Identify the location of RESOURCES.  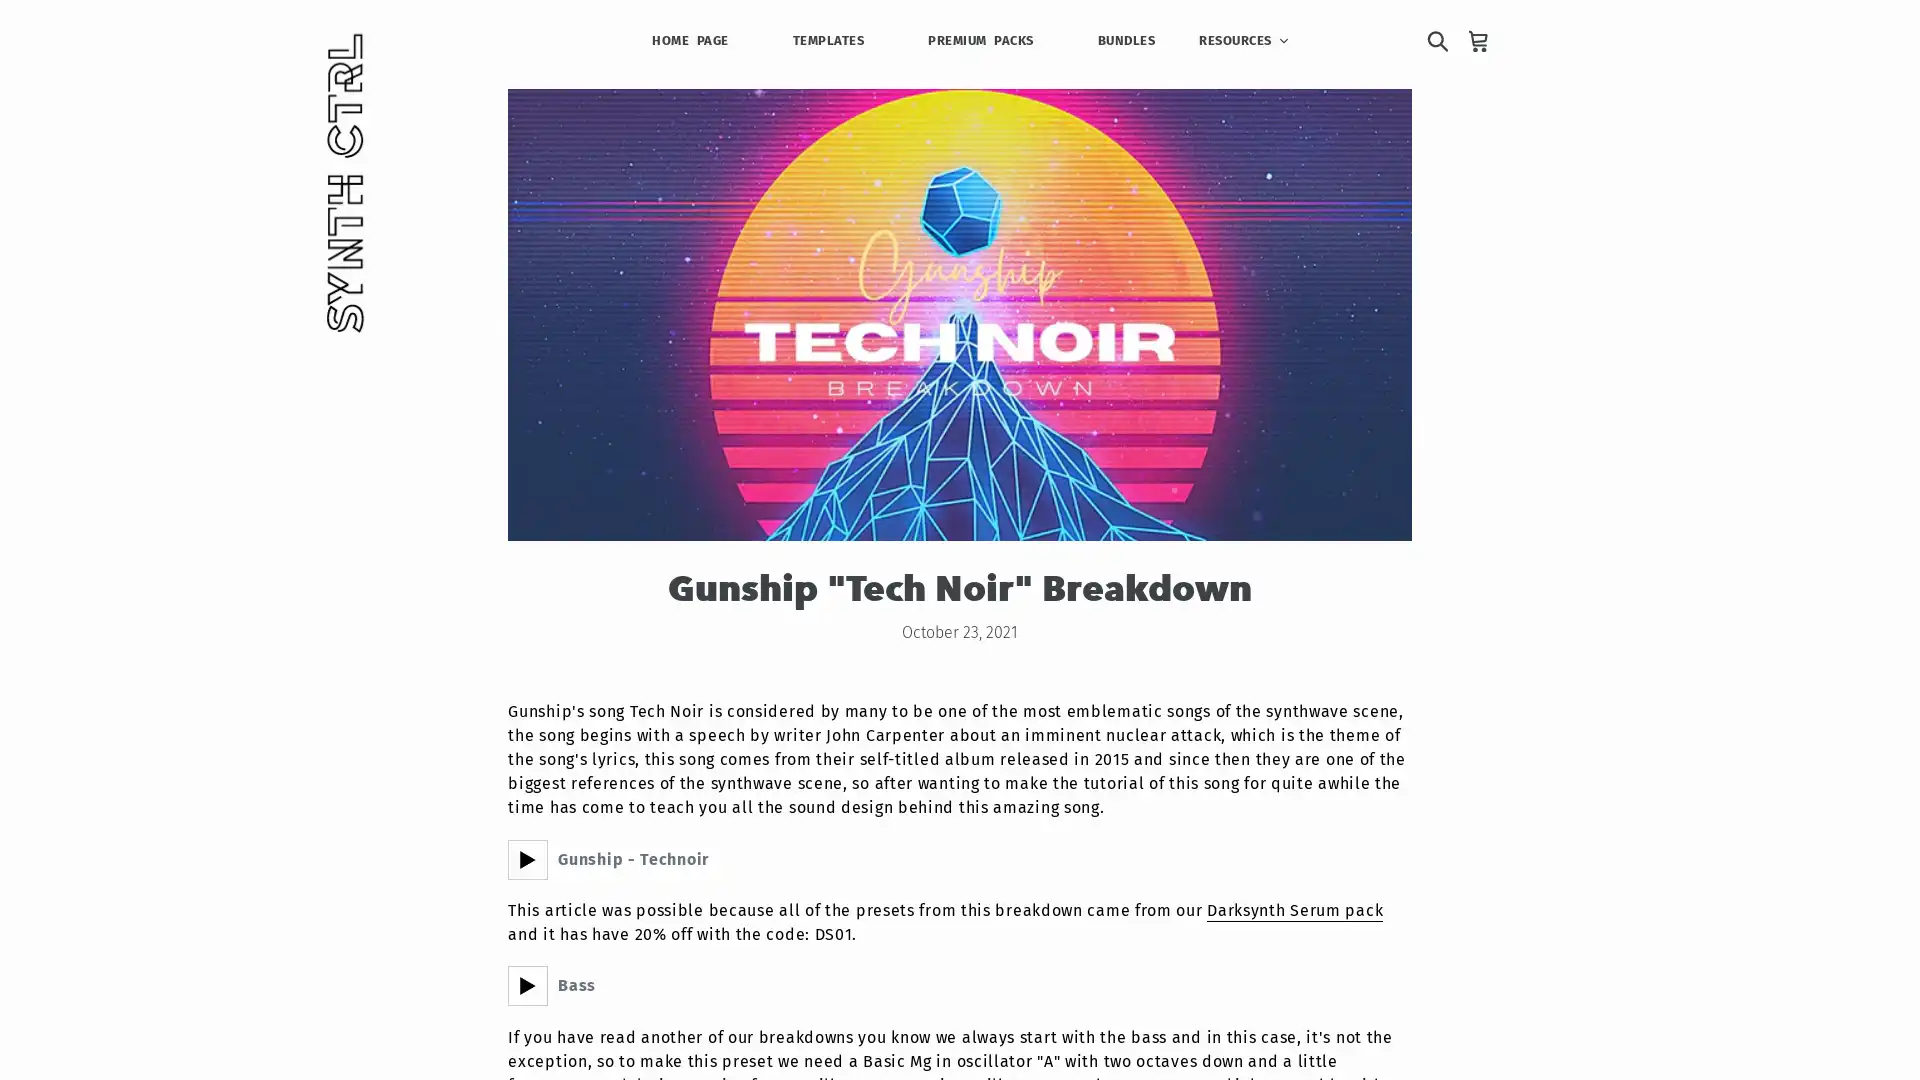
(1242, 39).